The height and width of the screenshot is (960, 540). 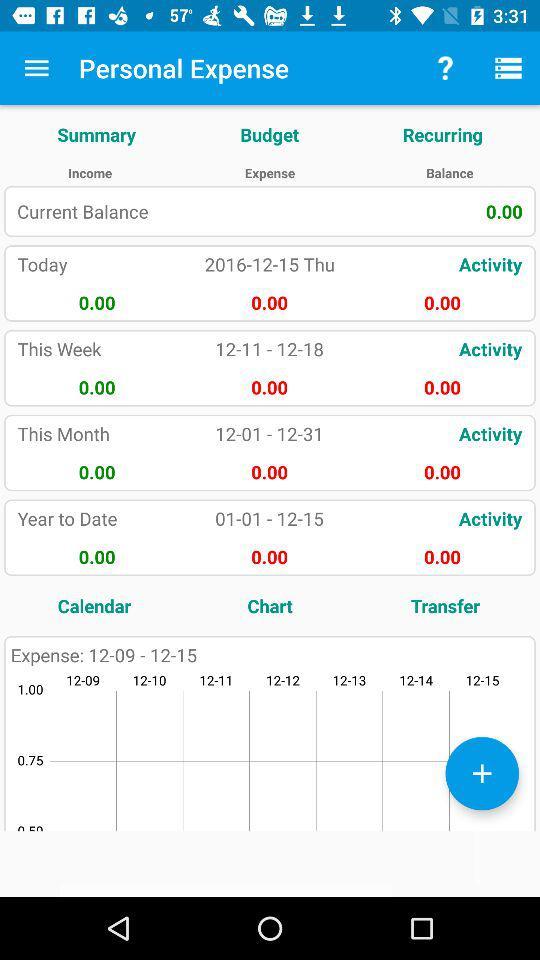 What do you see at coordinates (481, 772) in the screenshot?
I see `expense` at bounding box center [481, 772].